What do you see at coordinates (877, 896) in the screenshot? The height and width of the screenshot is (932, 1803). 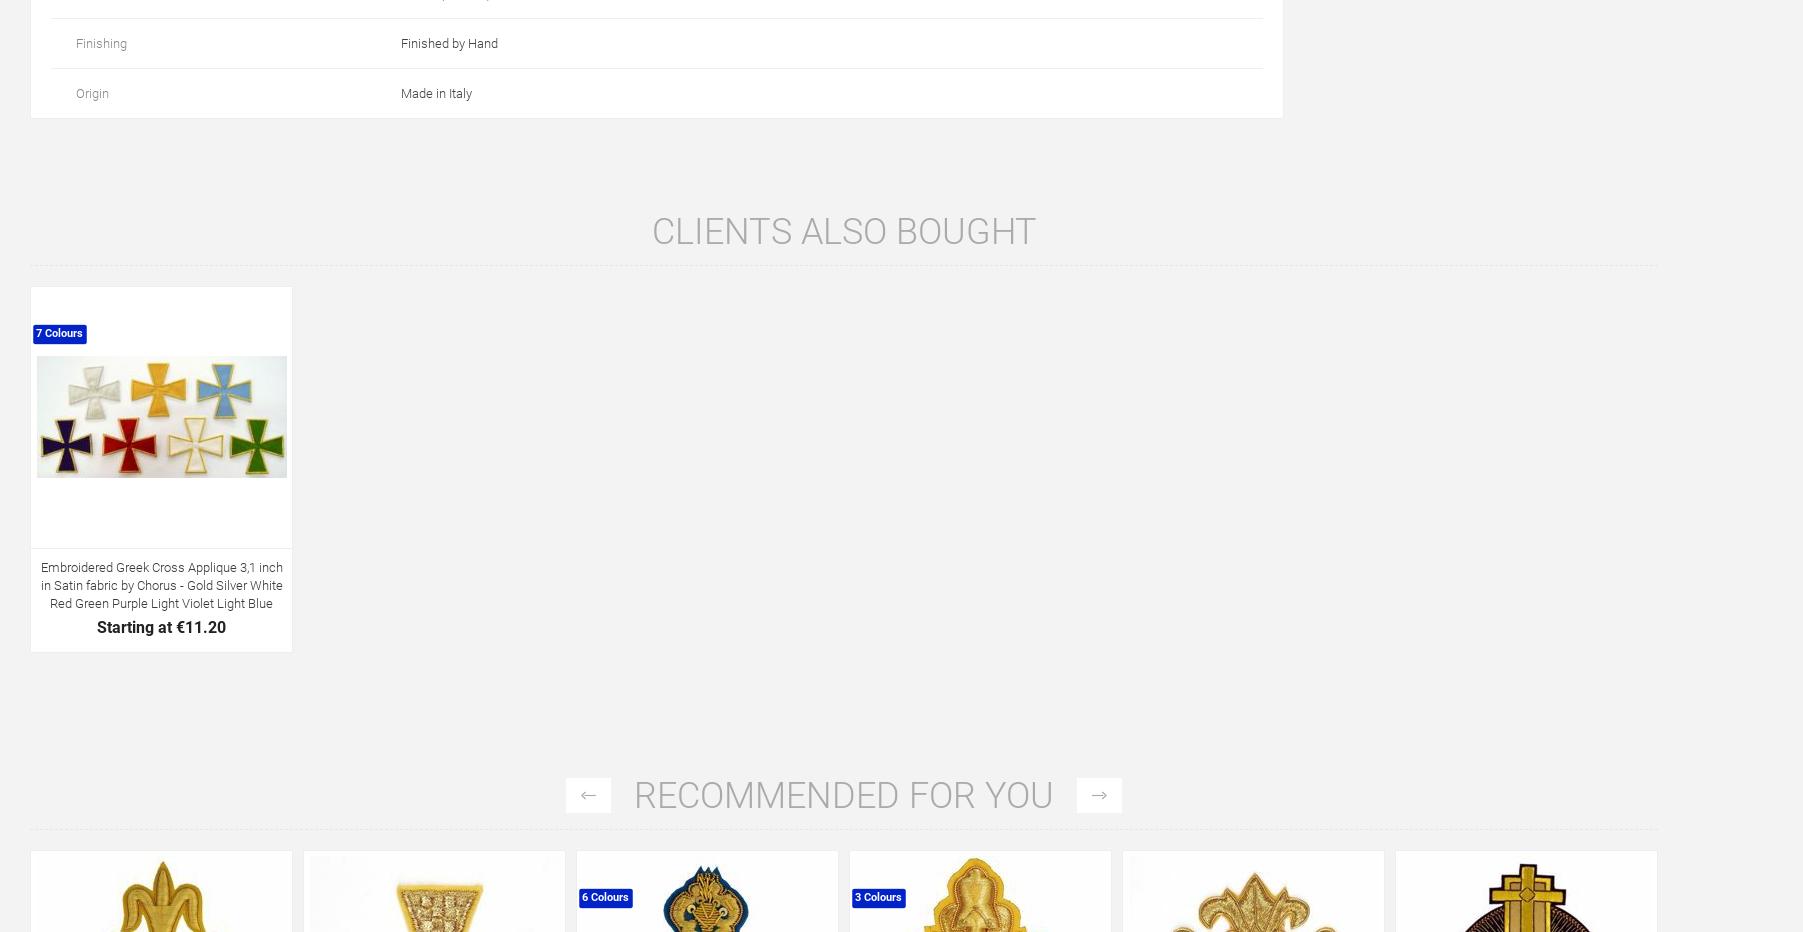 I see `'3 Colours'` at bounding box center [877, 896].